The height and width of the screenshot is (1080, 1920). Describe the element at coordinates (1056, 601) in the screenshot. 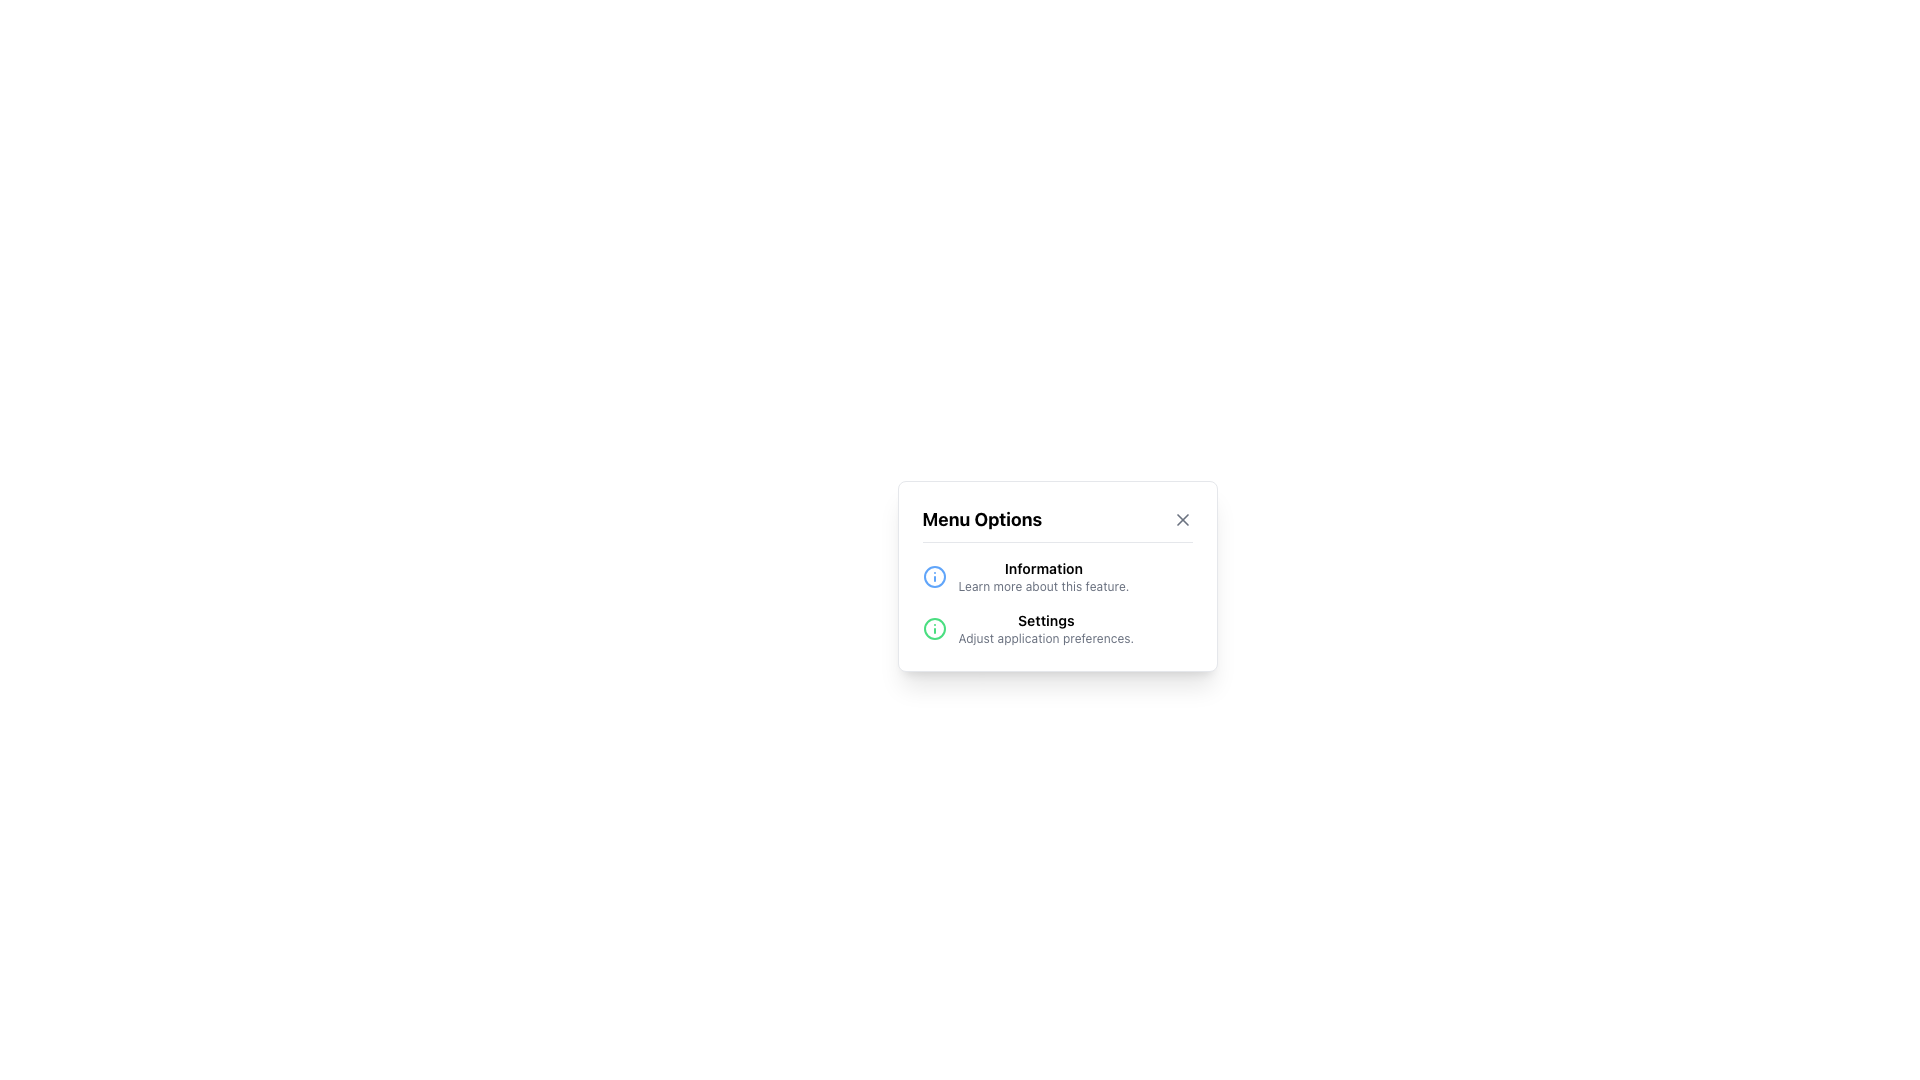

I see `the 'Adjust application preferences' option located within the Informational List in the 'Menu Options' modal` at that location.